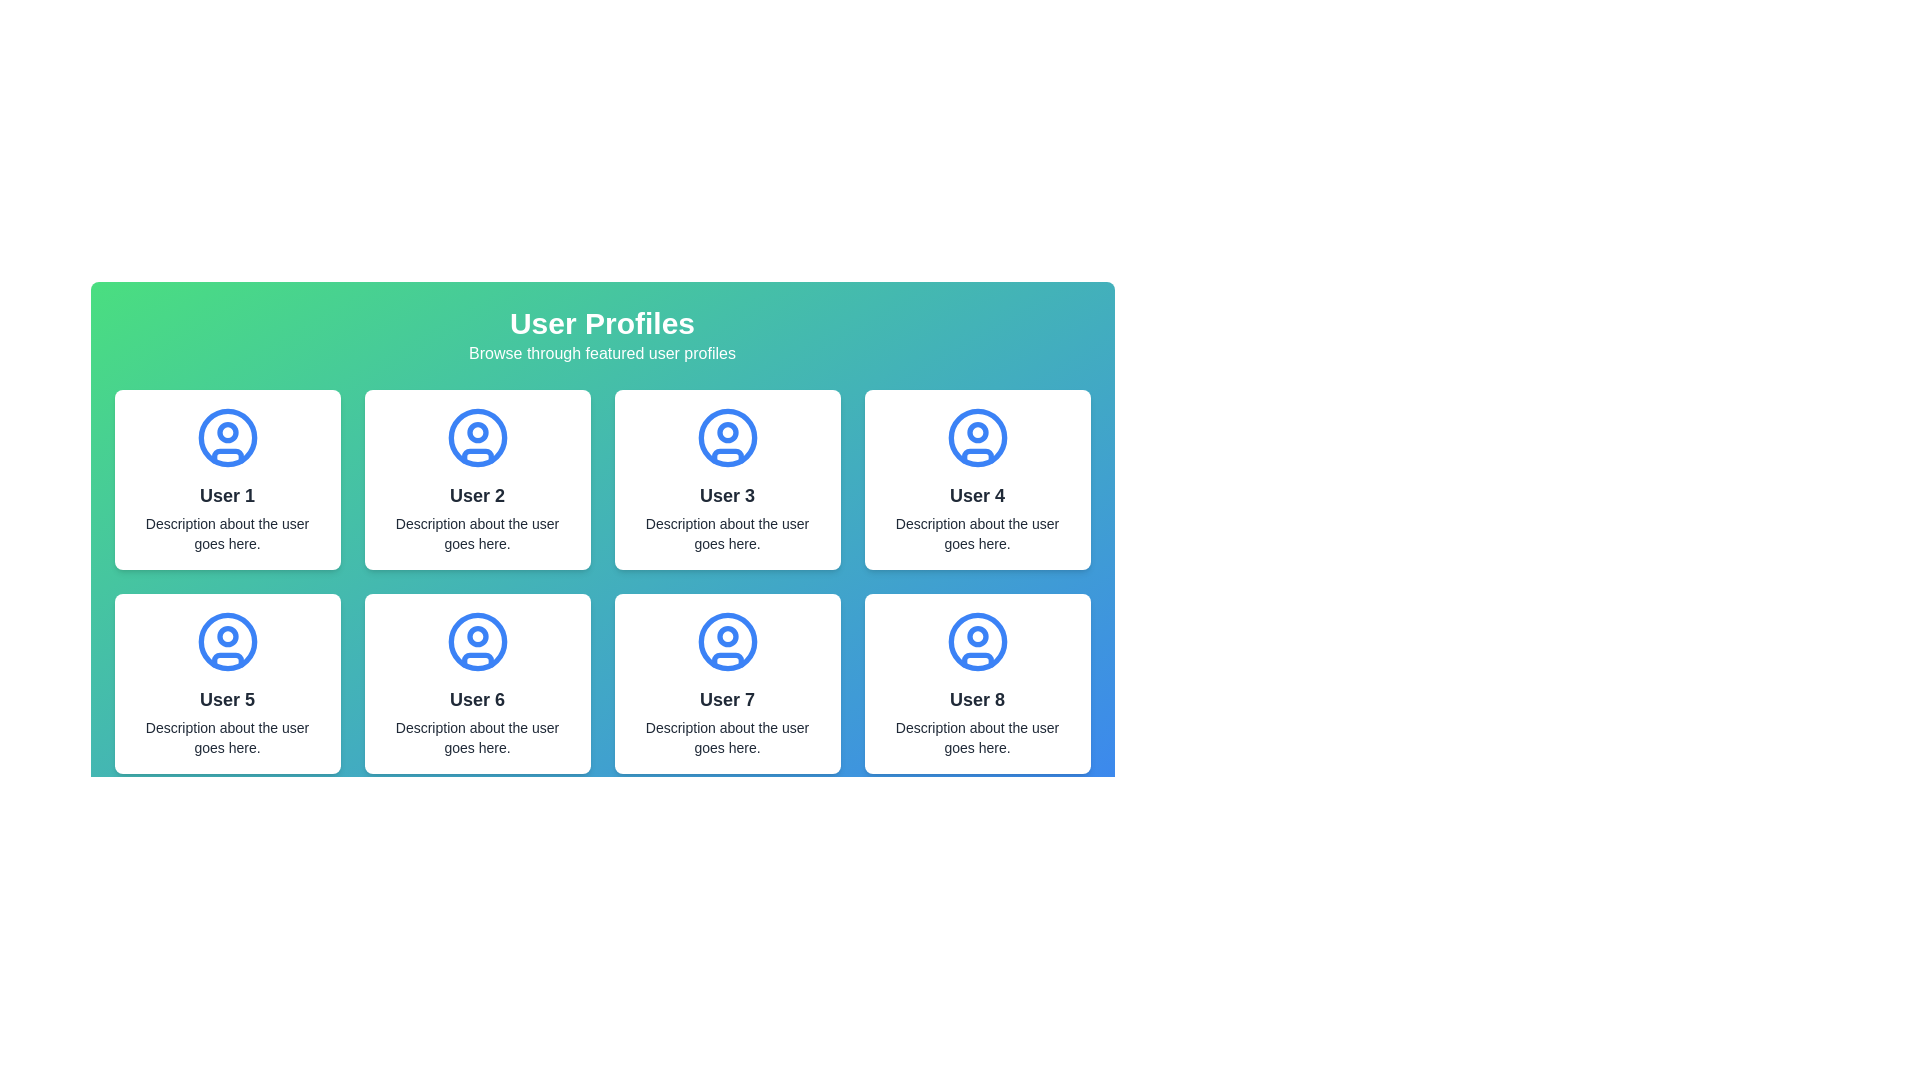 The width and height of the screenshot is (1920, 1080). I want to click on user information displayed on the Profile Card for User 4, located in the fourth column of the first row in the grid layout, so click(977, 479).